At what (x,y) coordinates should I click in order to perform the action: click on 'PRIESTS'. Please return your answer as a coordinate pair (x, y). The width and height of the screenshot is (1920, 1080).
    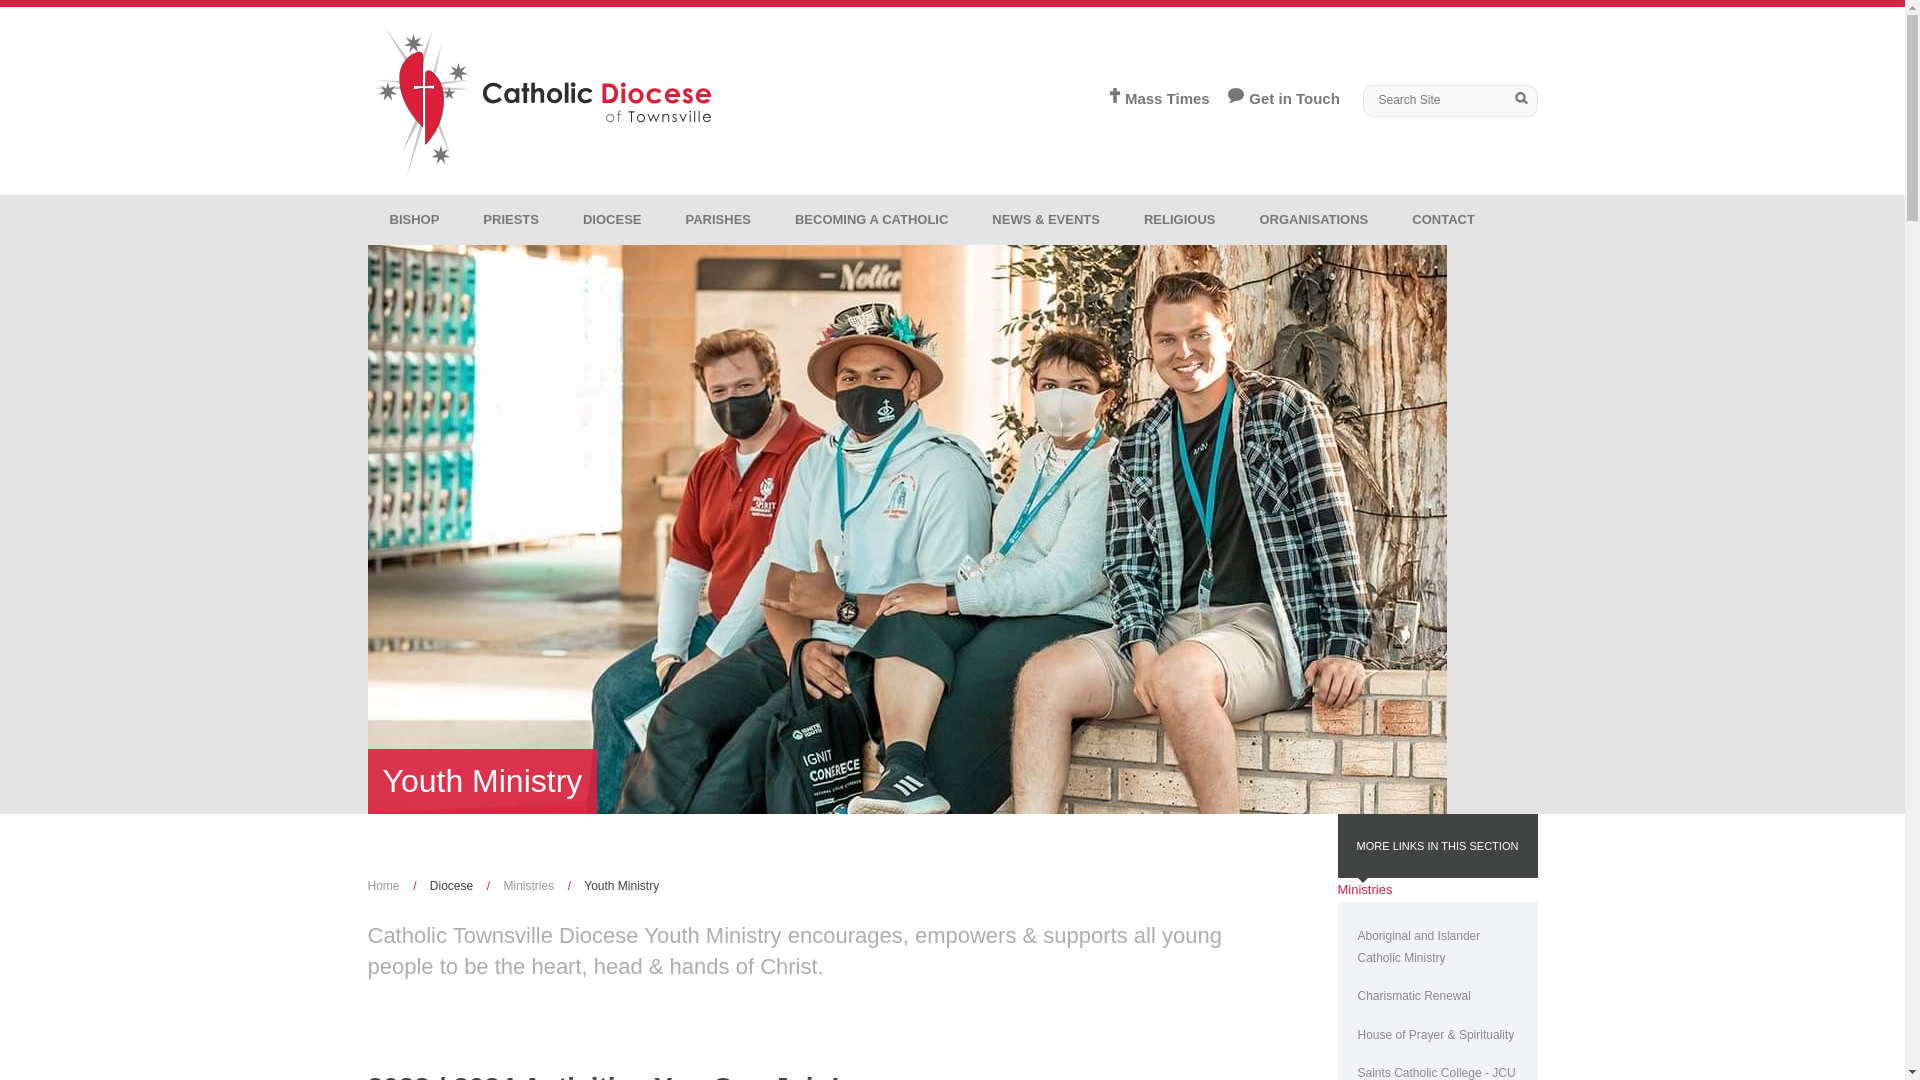
    Looking at the image, I should click on (510, 219).